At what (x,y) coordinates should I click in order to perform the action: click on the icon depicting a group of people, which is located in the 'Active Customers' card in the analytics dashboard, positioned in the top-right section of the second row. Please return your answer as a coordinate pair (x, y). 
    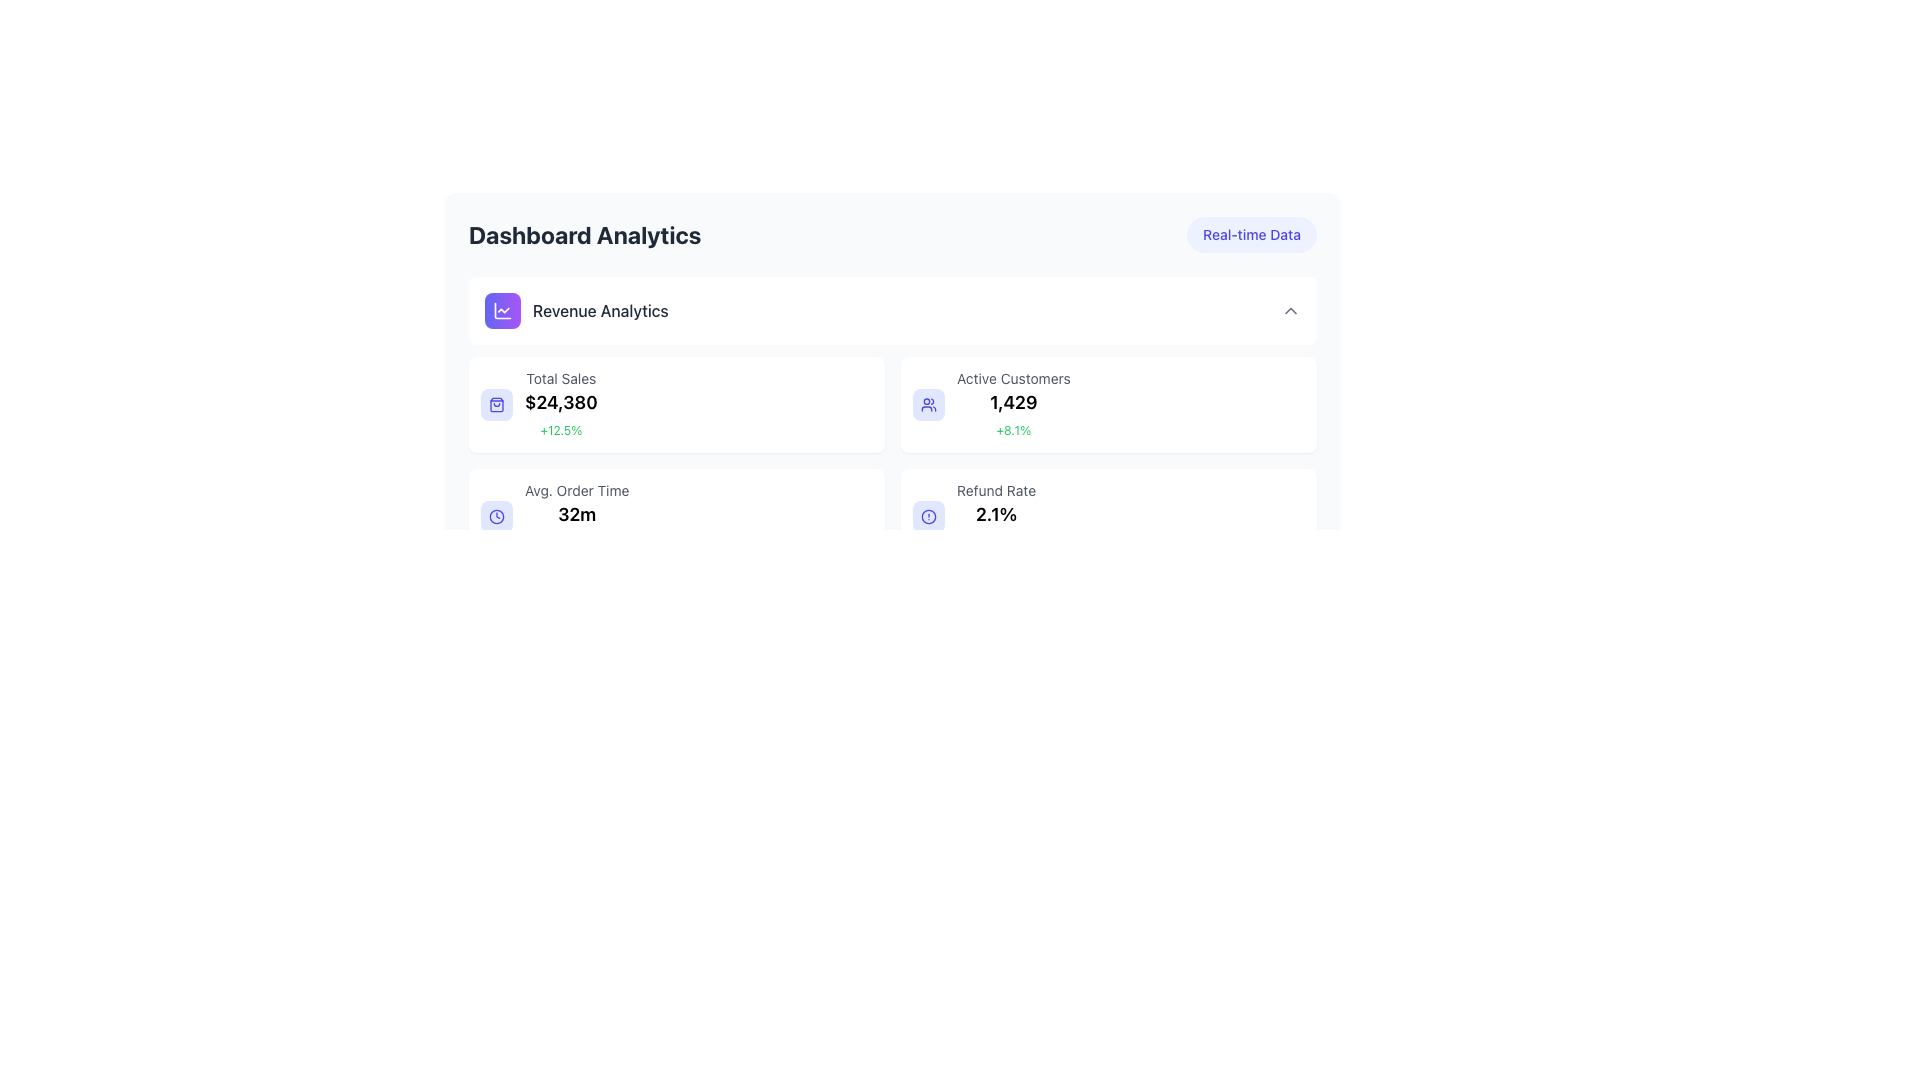
    Looking at the image, I should click on (928, 405).